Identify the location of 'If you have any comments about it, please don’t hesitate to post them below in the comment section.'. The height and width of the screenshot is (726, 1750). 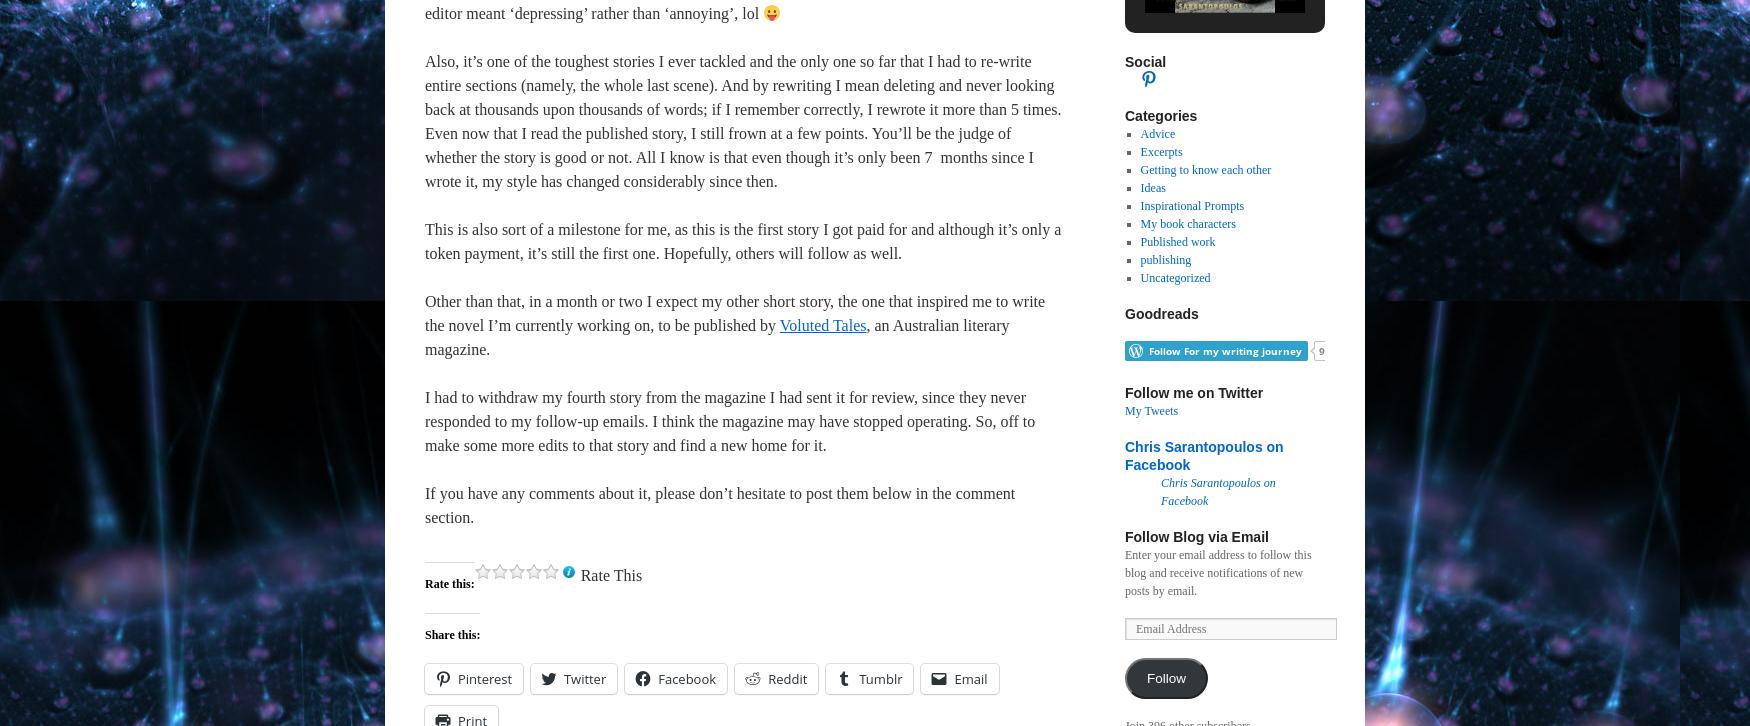
(719, 505).